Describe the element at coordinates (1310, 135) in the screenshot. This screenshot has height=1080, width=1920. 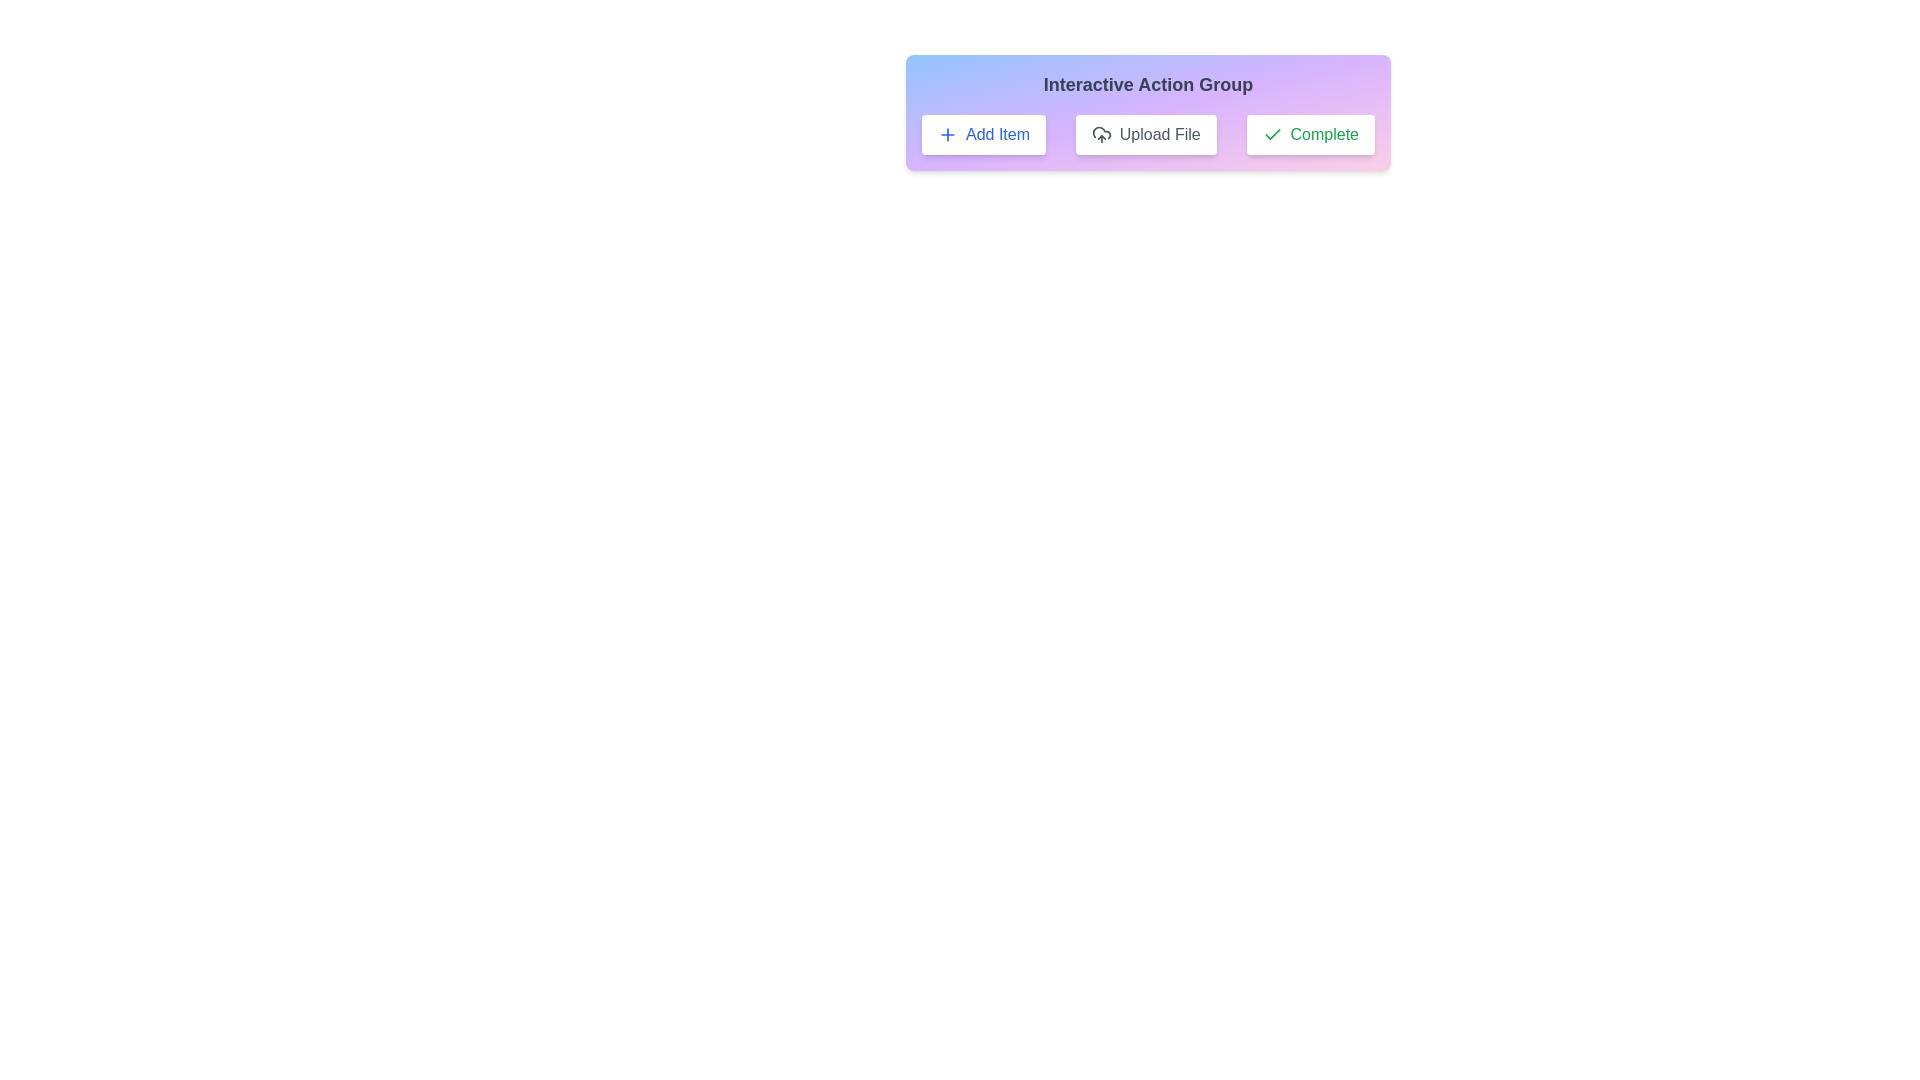
I see `the completion button located immediately to the right of the 'Upload File' button in the 'Interactive Action Group' section` at that location.